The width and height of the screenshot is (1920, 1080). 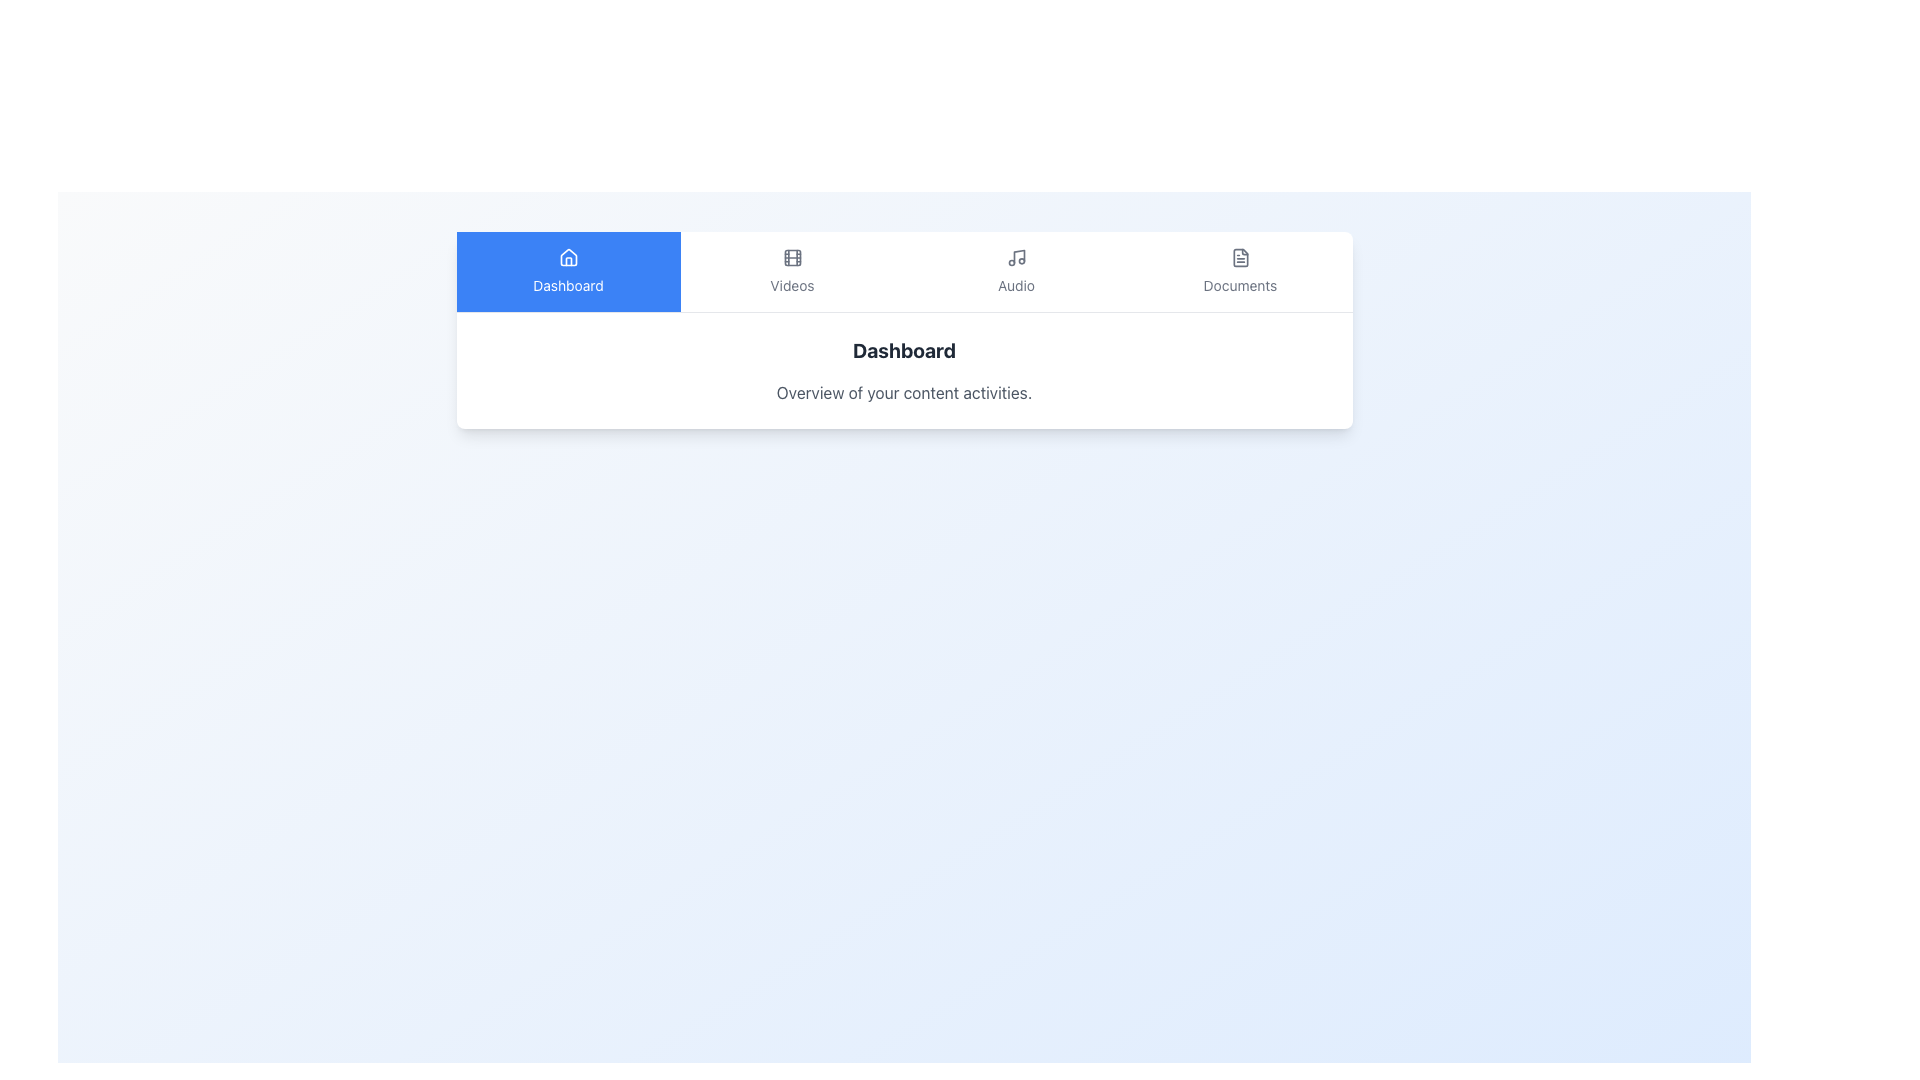 I want to click on the 'Videos' text label, which is styled with a smaller font size and positioned below the filmstrip icon in the horizontal navigation bar, so click(x=791, y=285).